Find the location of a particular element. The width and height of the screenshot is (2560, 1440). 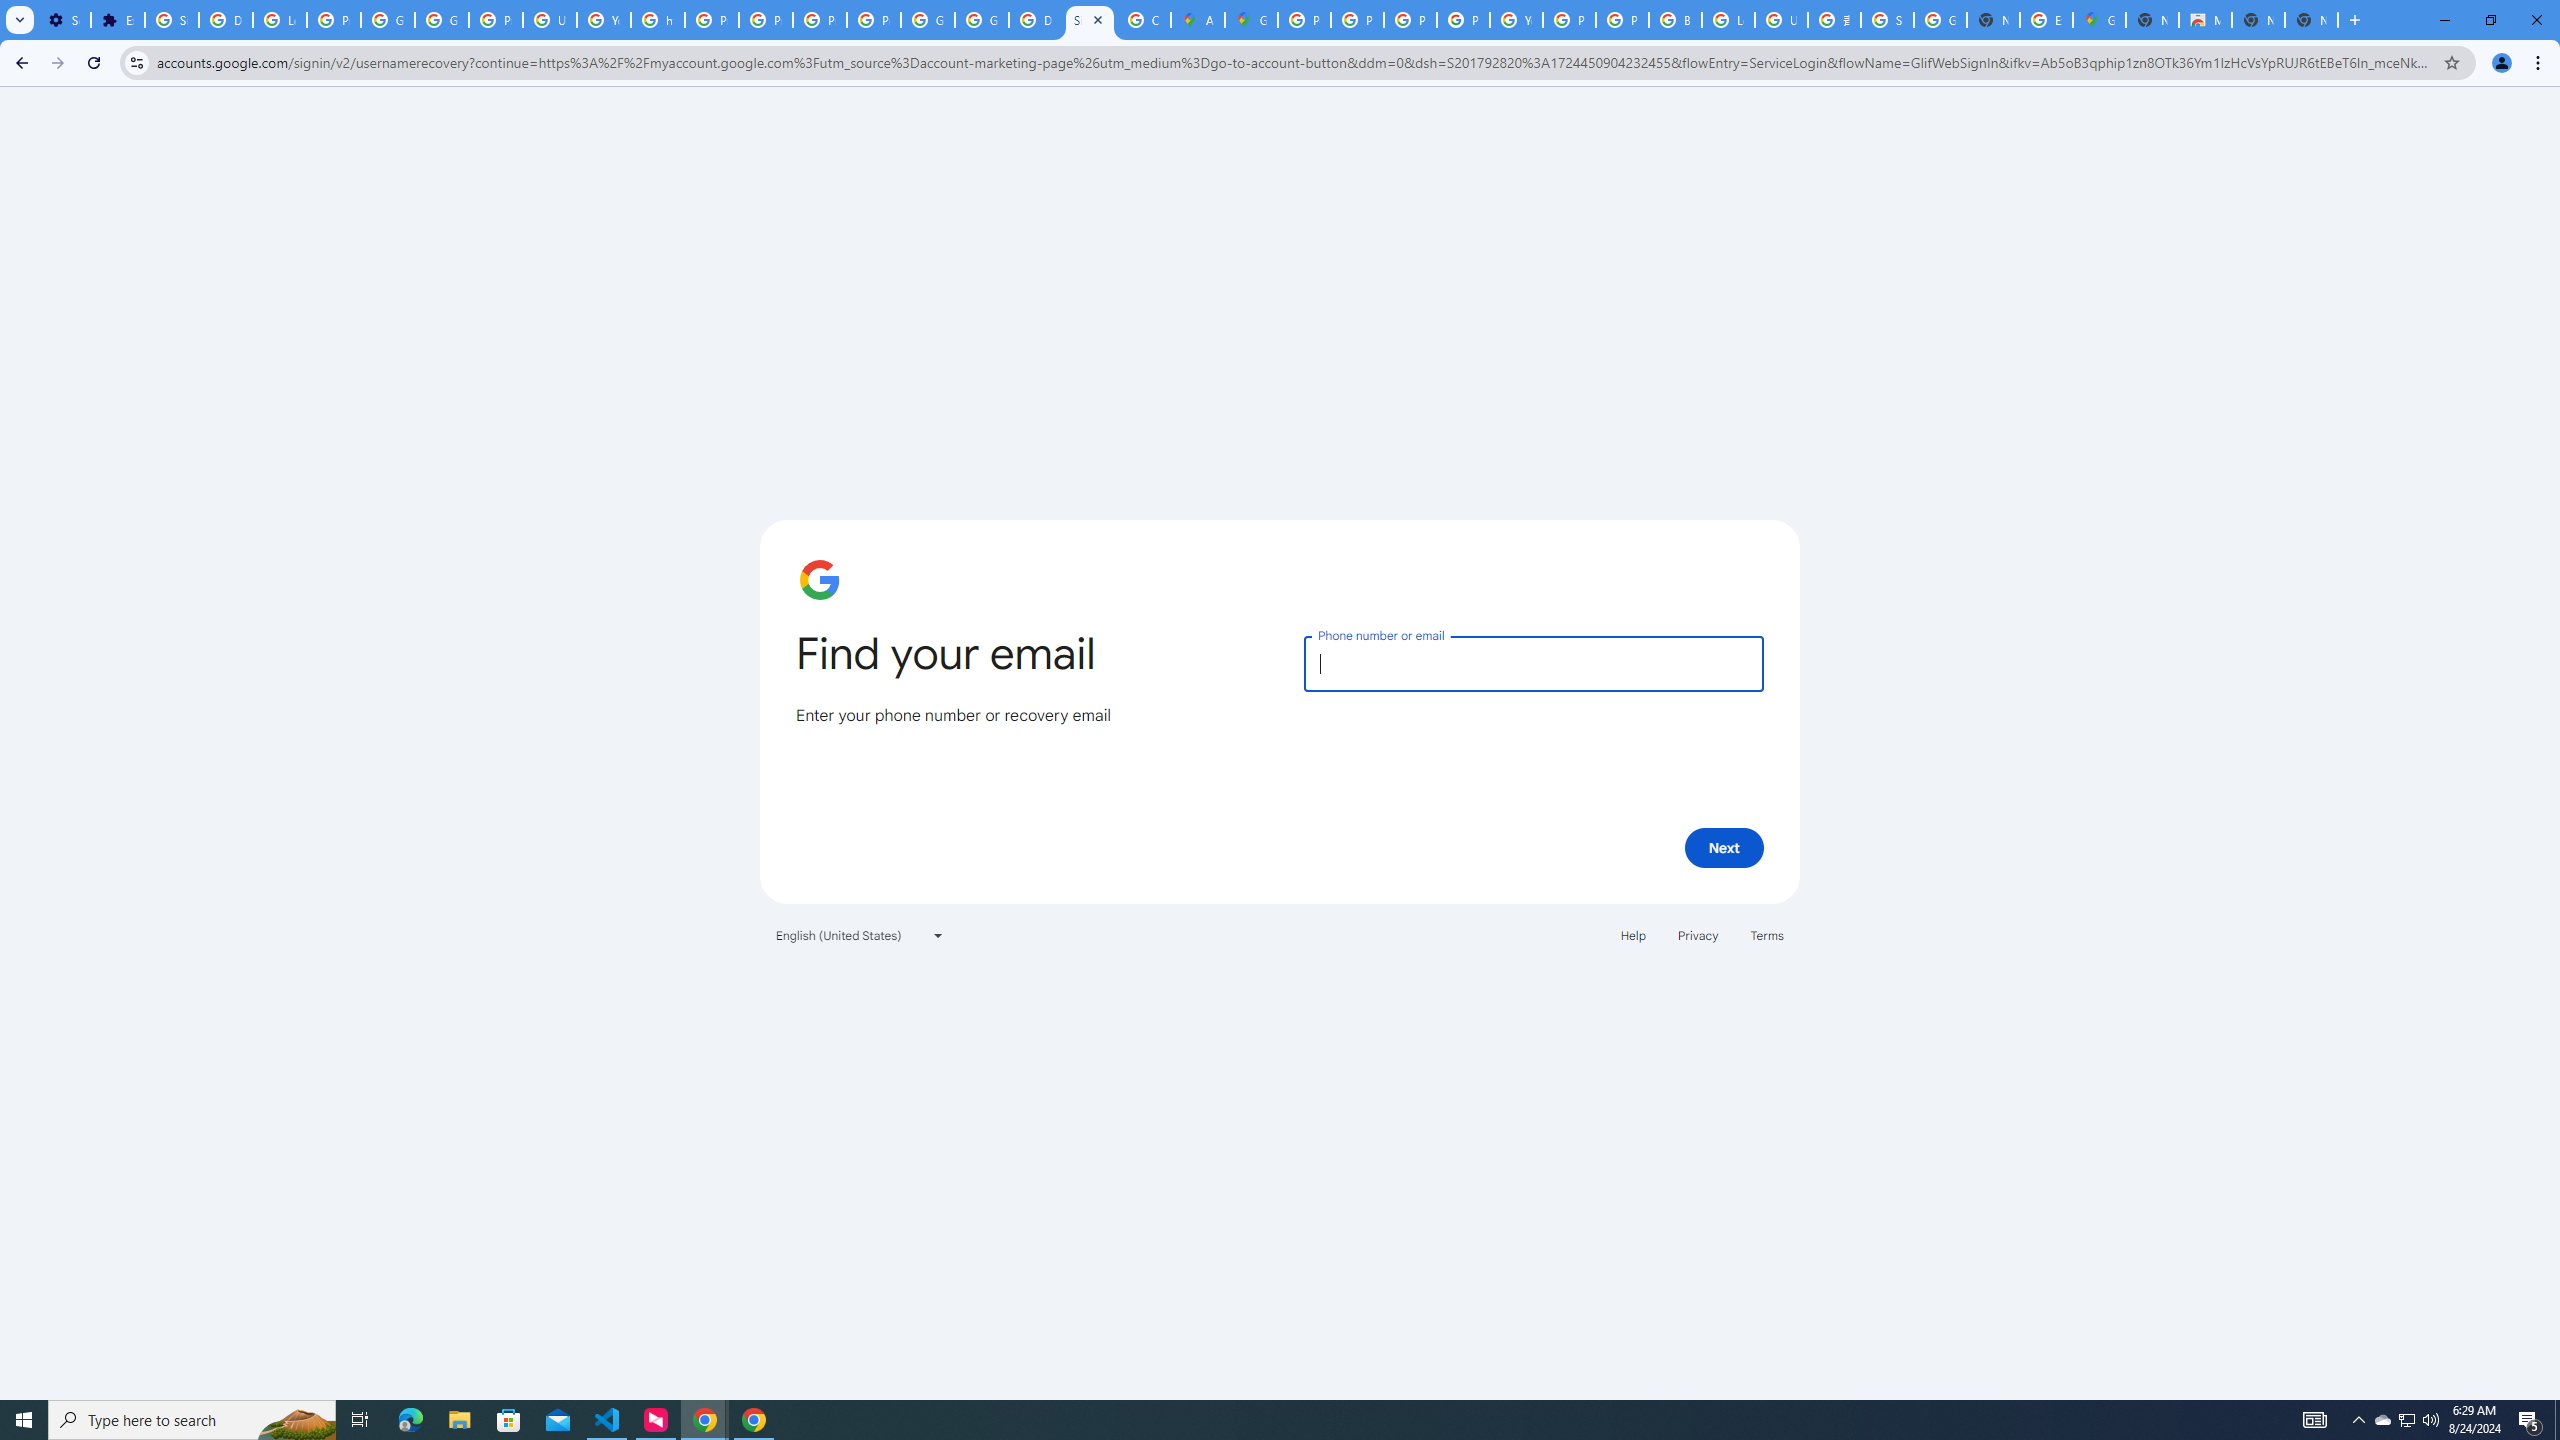

'Sign in - Google Accounts' is located at coordinates (171, 19).